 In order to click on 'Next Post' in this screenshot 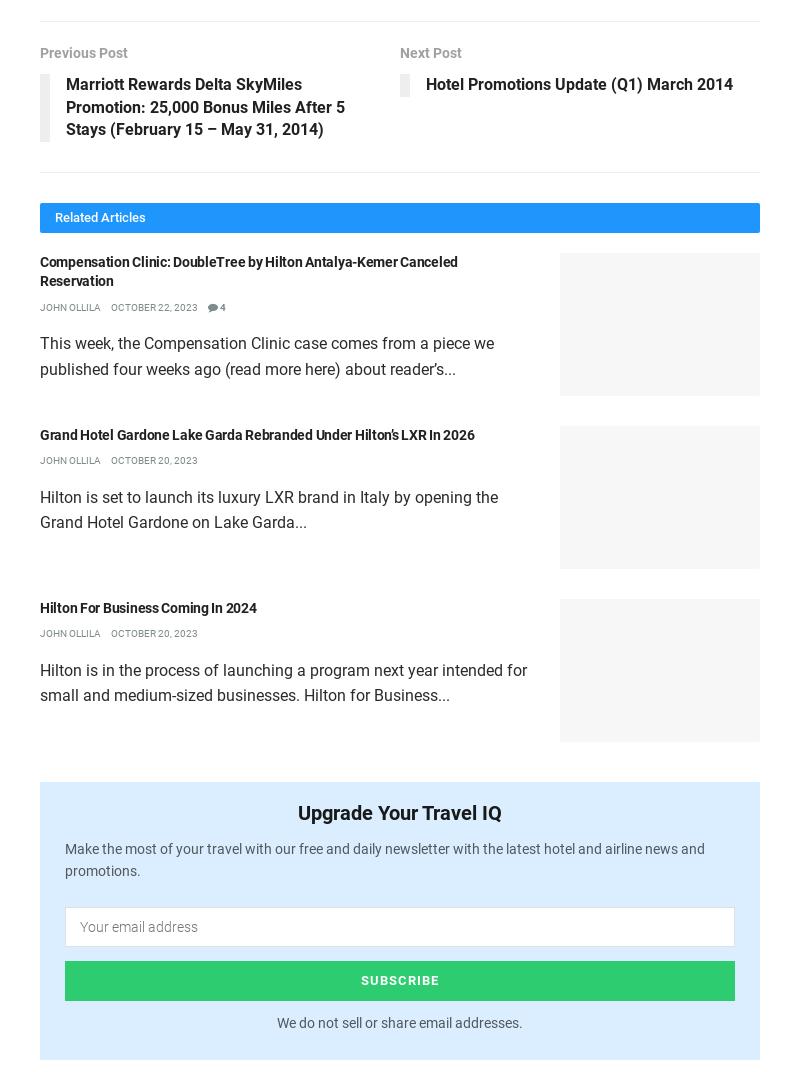, I will do `click(431, 51)`.